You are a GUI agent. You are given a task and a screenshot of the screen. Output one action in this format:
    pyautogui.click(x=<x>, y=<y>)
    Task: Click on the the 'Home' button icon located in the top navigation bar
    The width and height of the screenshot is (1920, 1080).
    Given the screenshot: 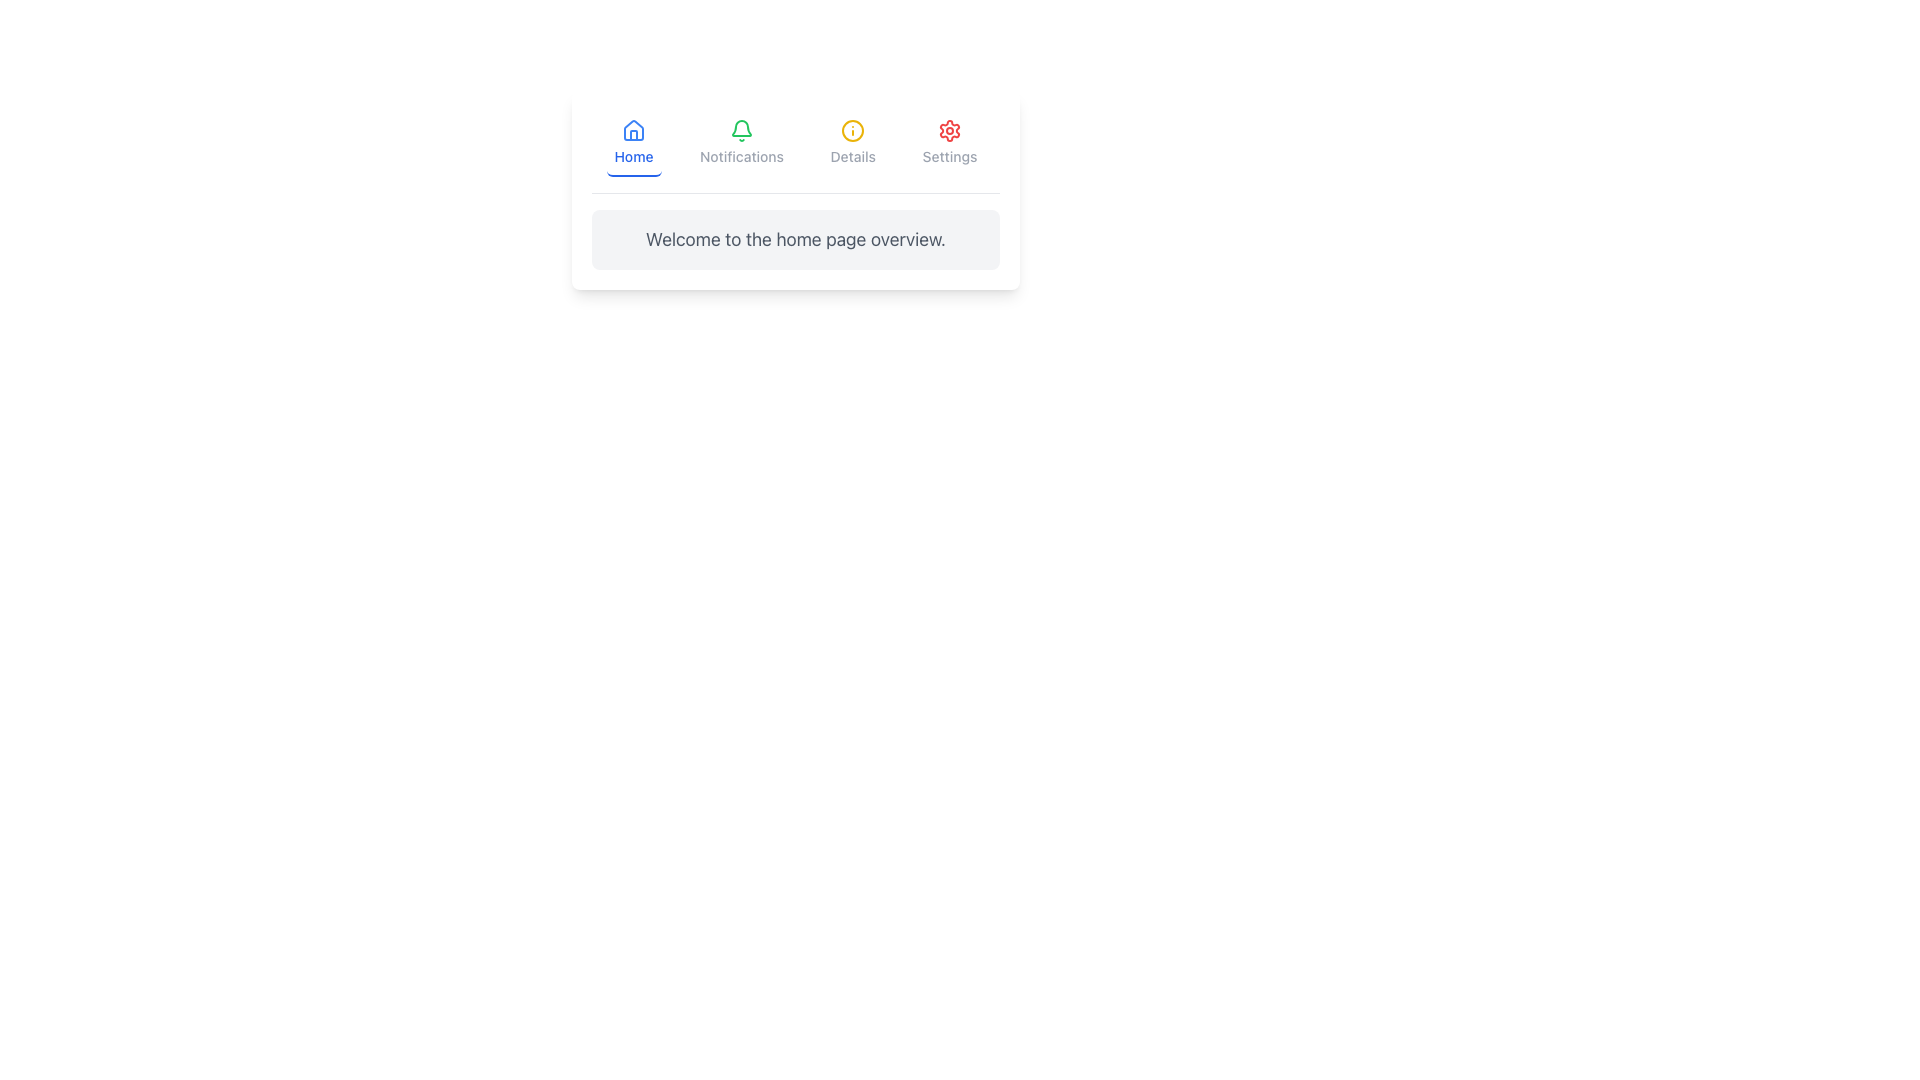 What is the action you would take?
    pyautogui.click(x=632, y=130)
    